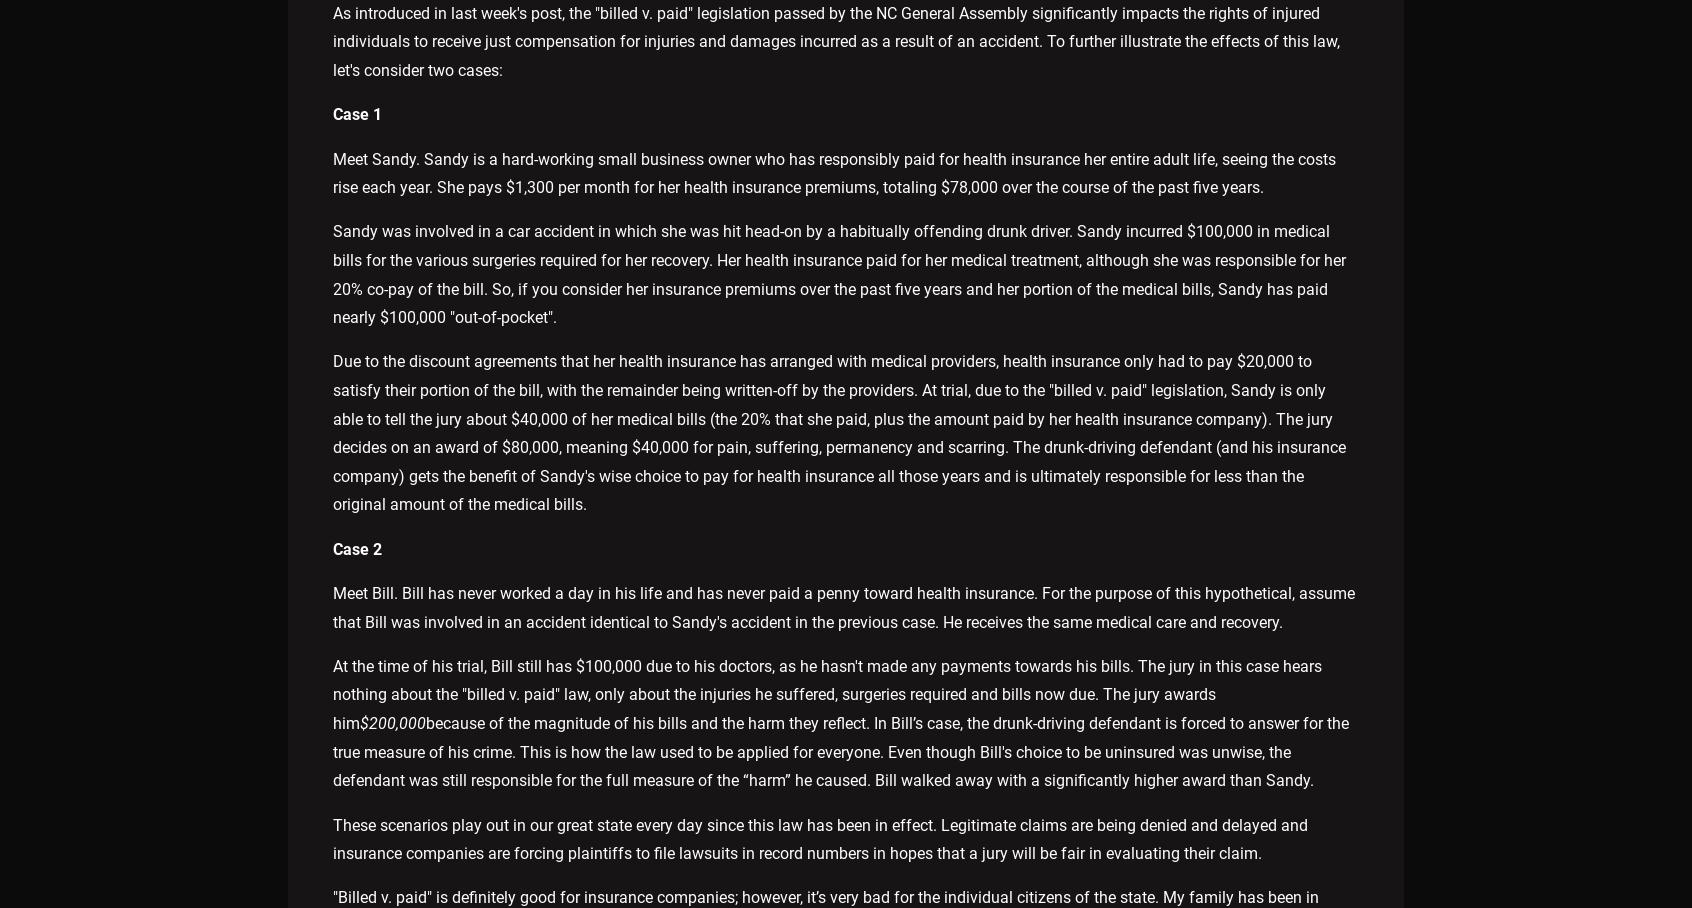 The height and width of the screenshot is (908, 1692). Describe the element at coordinates (972, 802) in the screenshot. I see `'Site Map'` at that location.